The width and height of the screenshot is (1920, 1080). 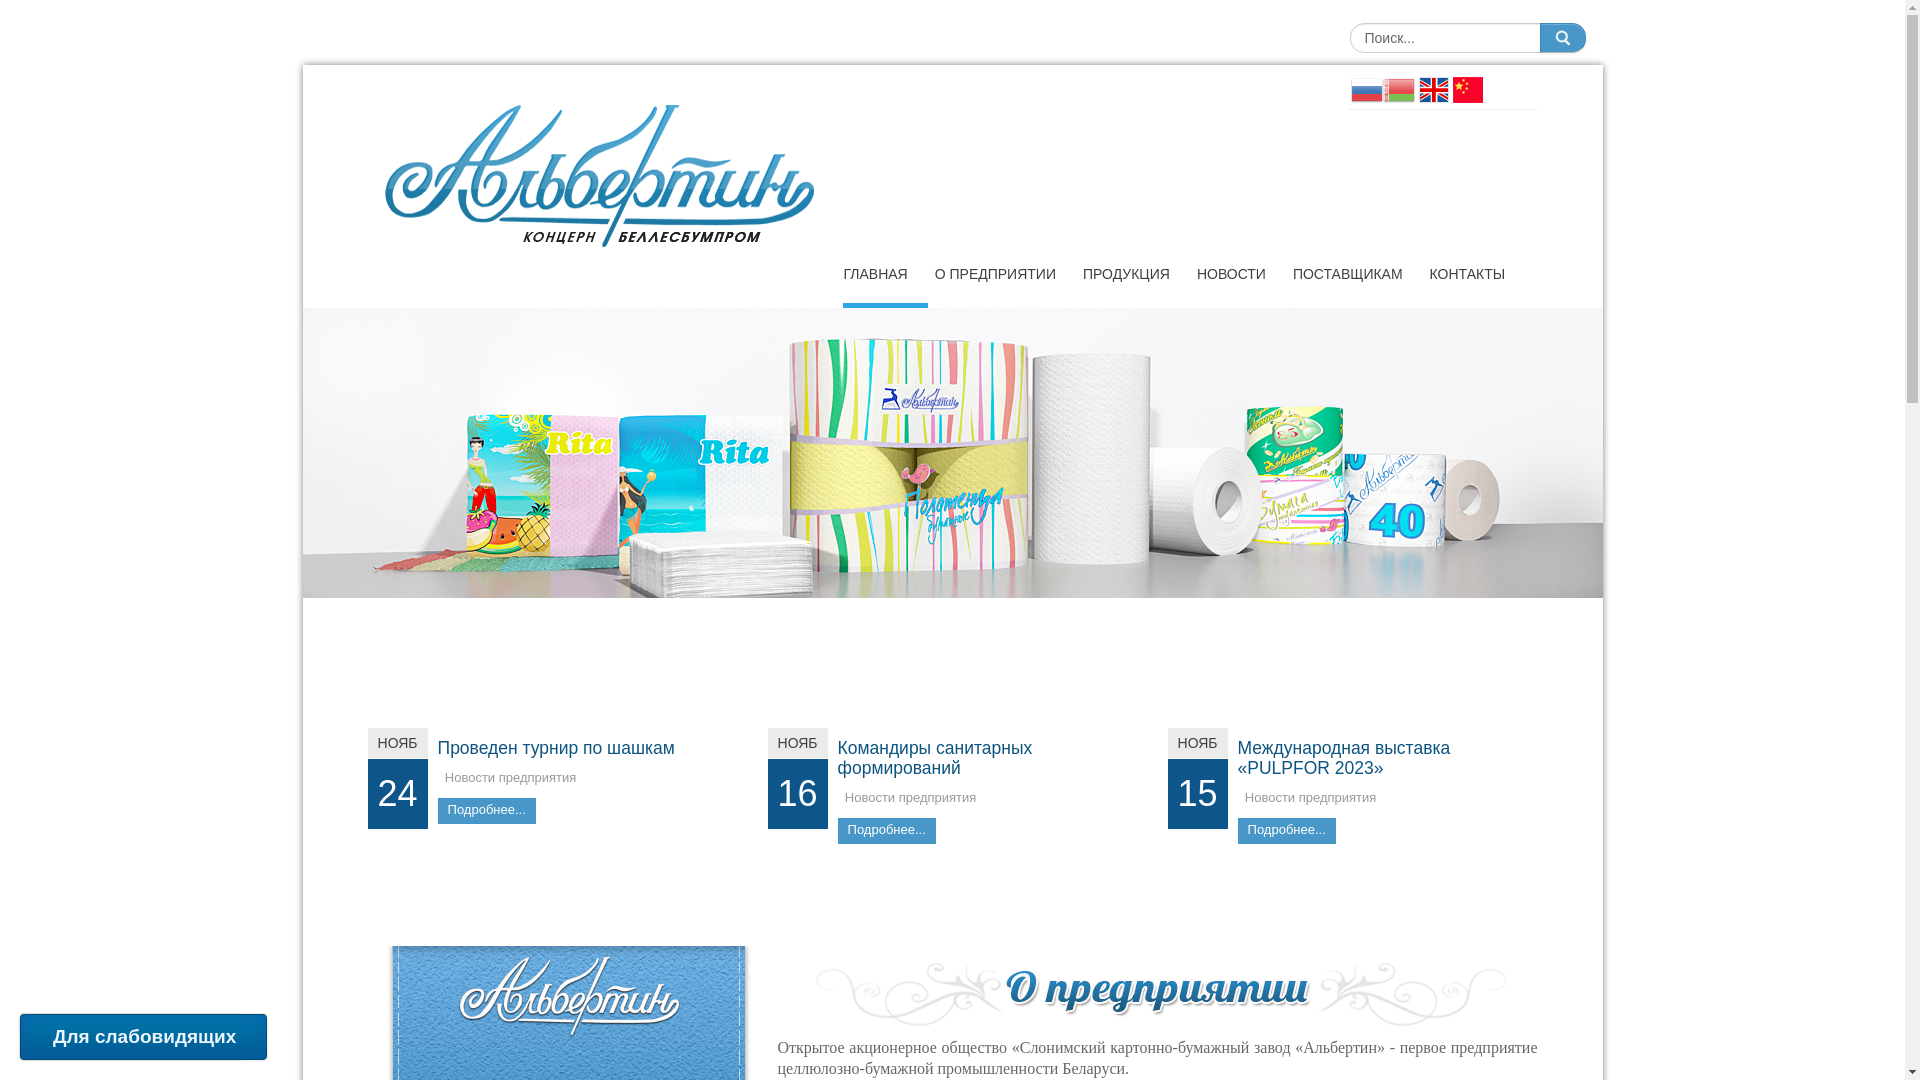 I want to click on 'English language', so click(x=1432, y=87).